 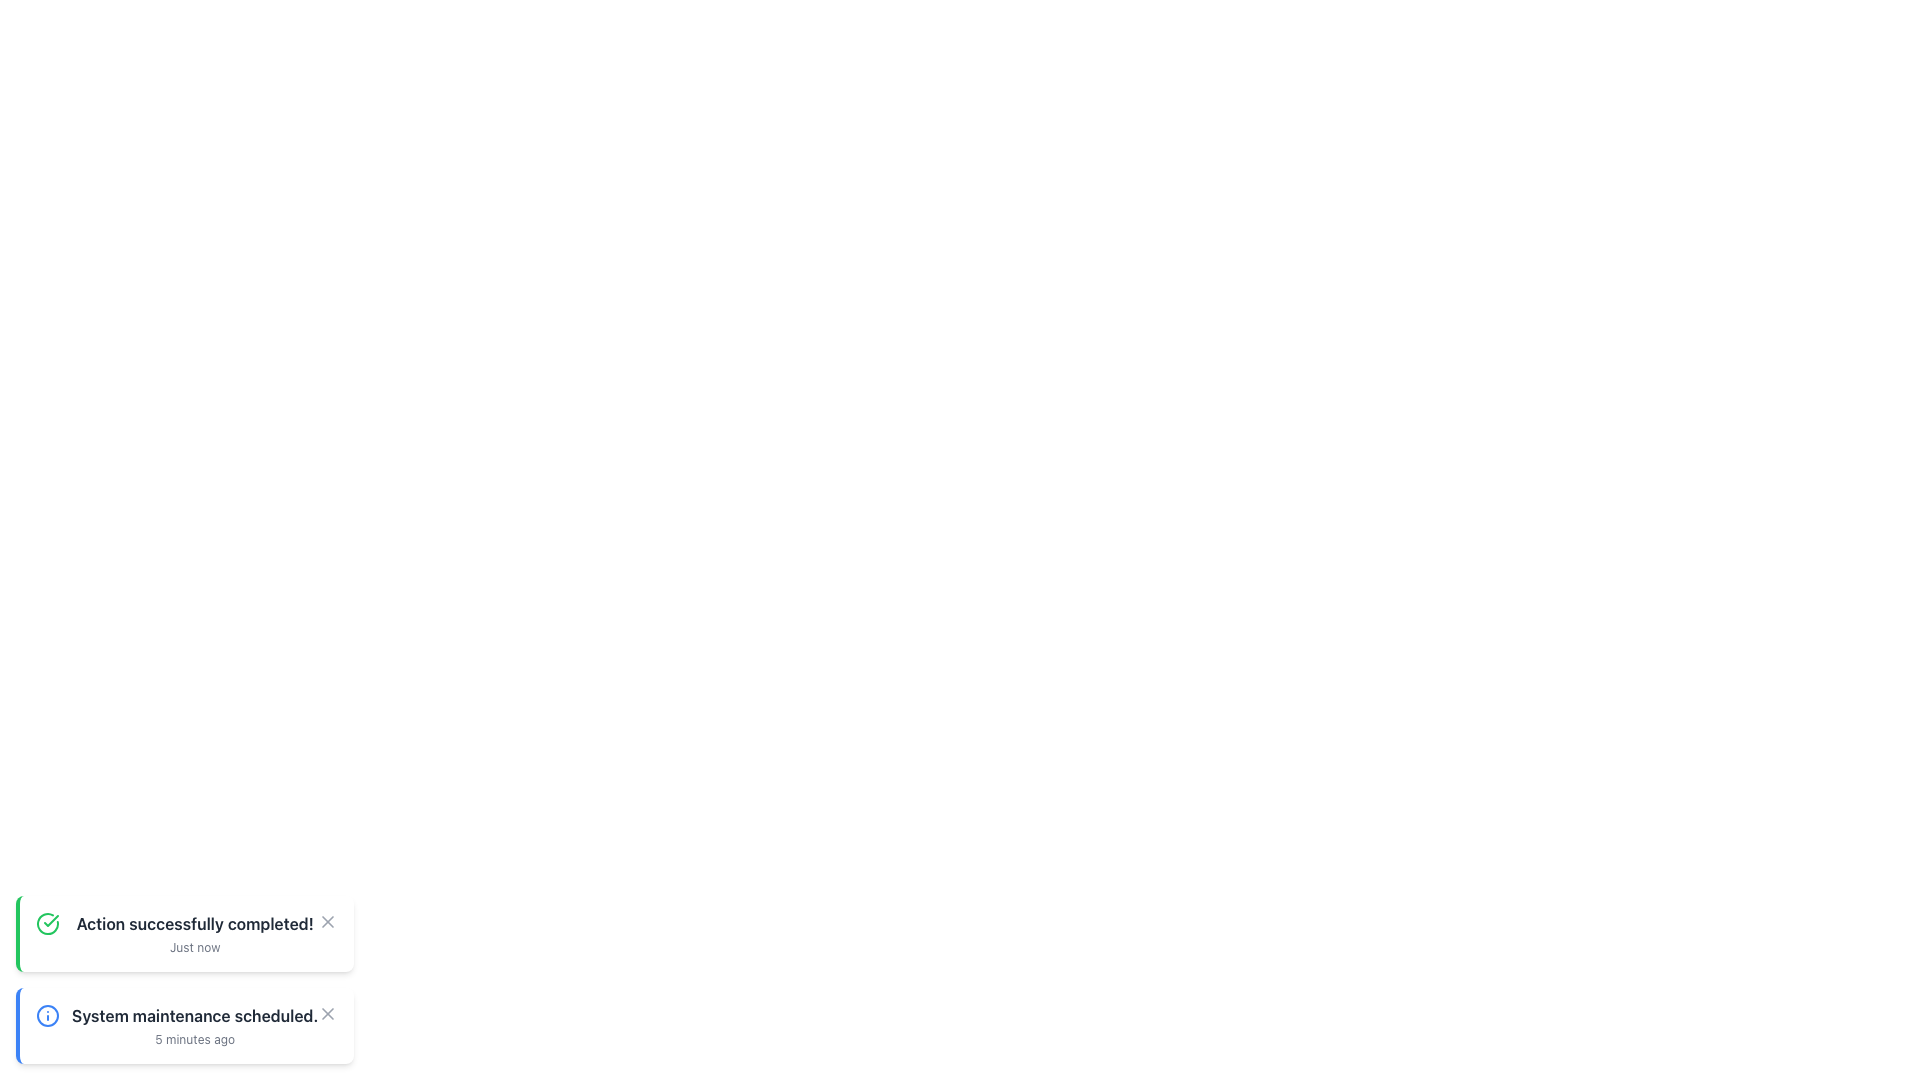 I want to click on the circular graphical element with a blue border and white fill that is part of the notification card titled 'System maintenance scheduled' located at the bottom-left corner of the interface, so click(x=48, y=1015).